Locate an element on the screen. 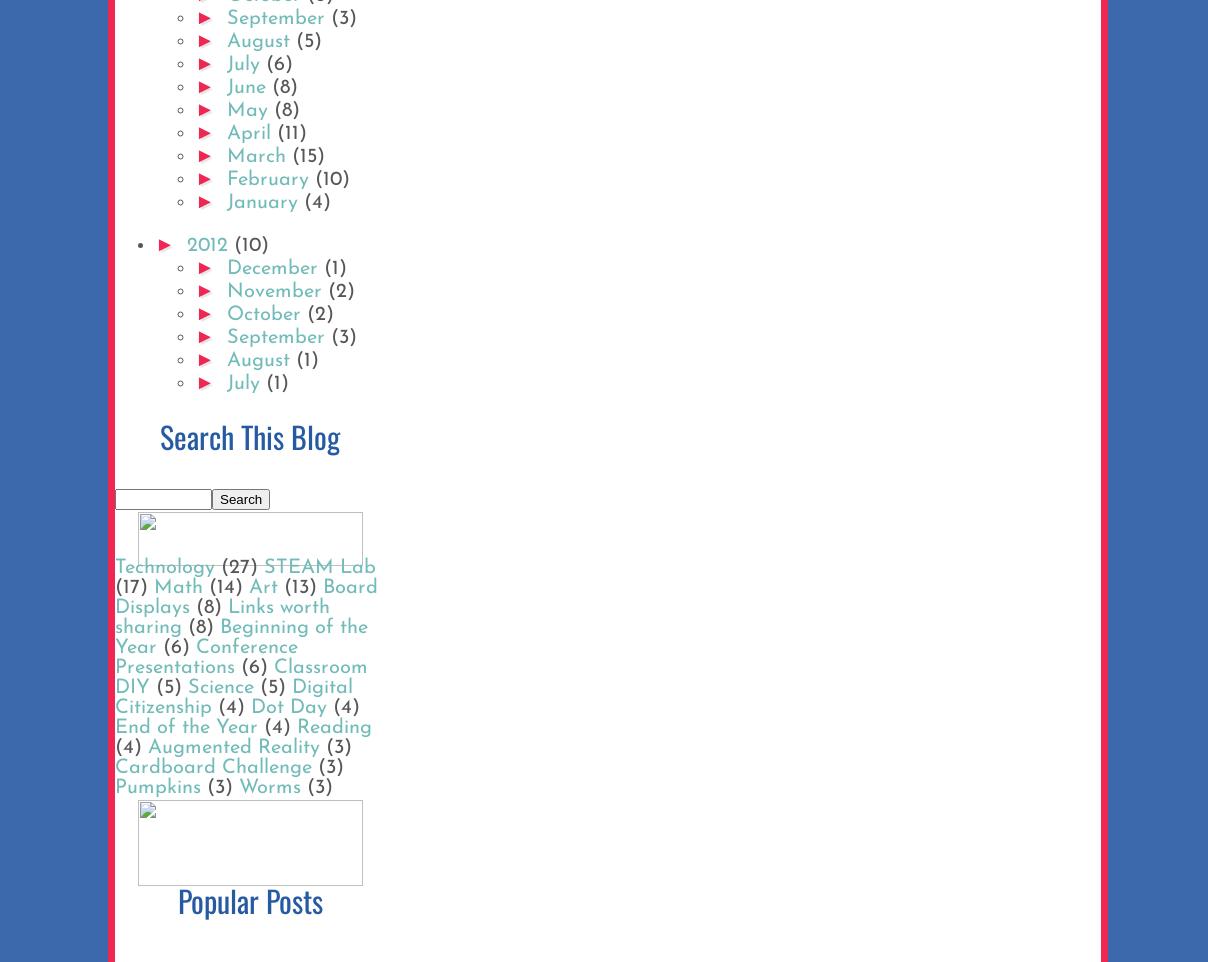 The image size is (1208, 962). 'November' is located at coordinates (226, 290).